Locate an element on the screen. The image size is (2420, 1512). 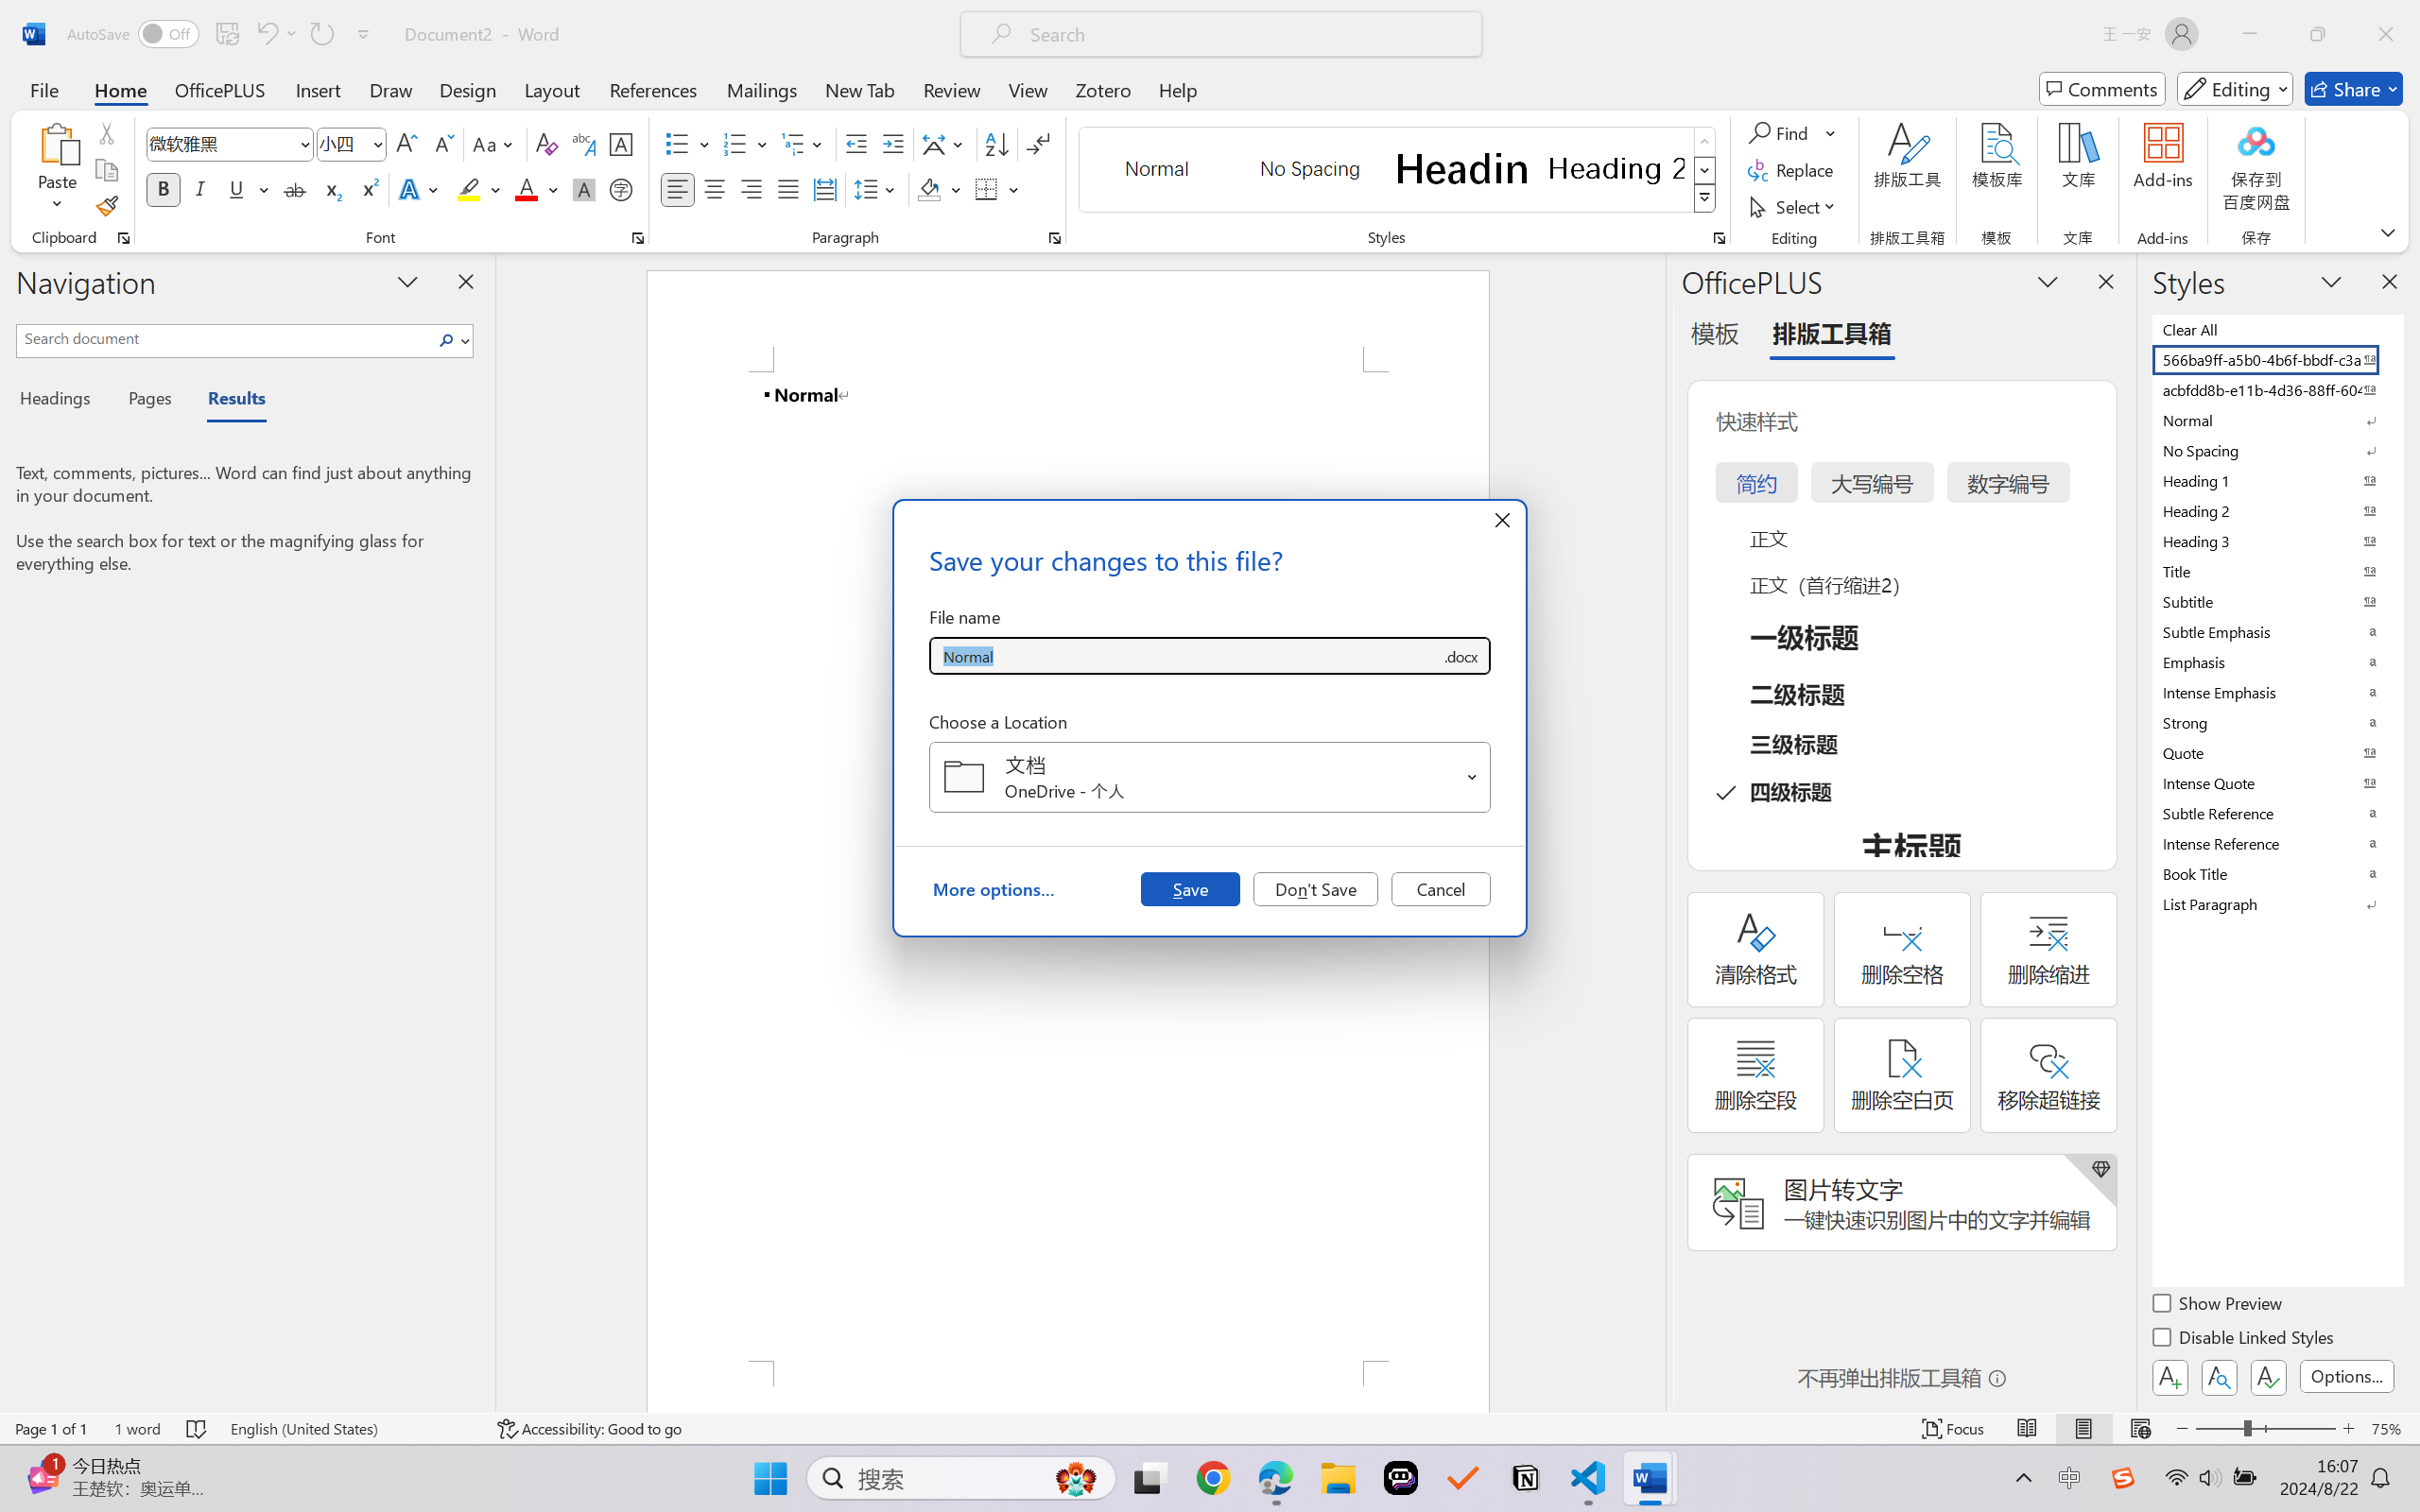
'View' is located at coordinates (1028, 88).